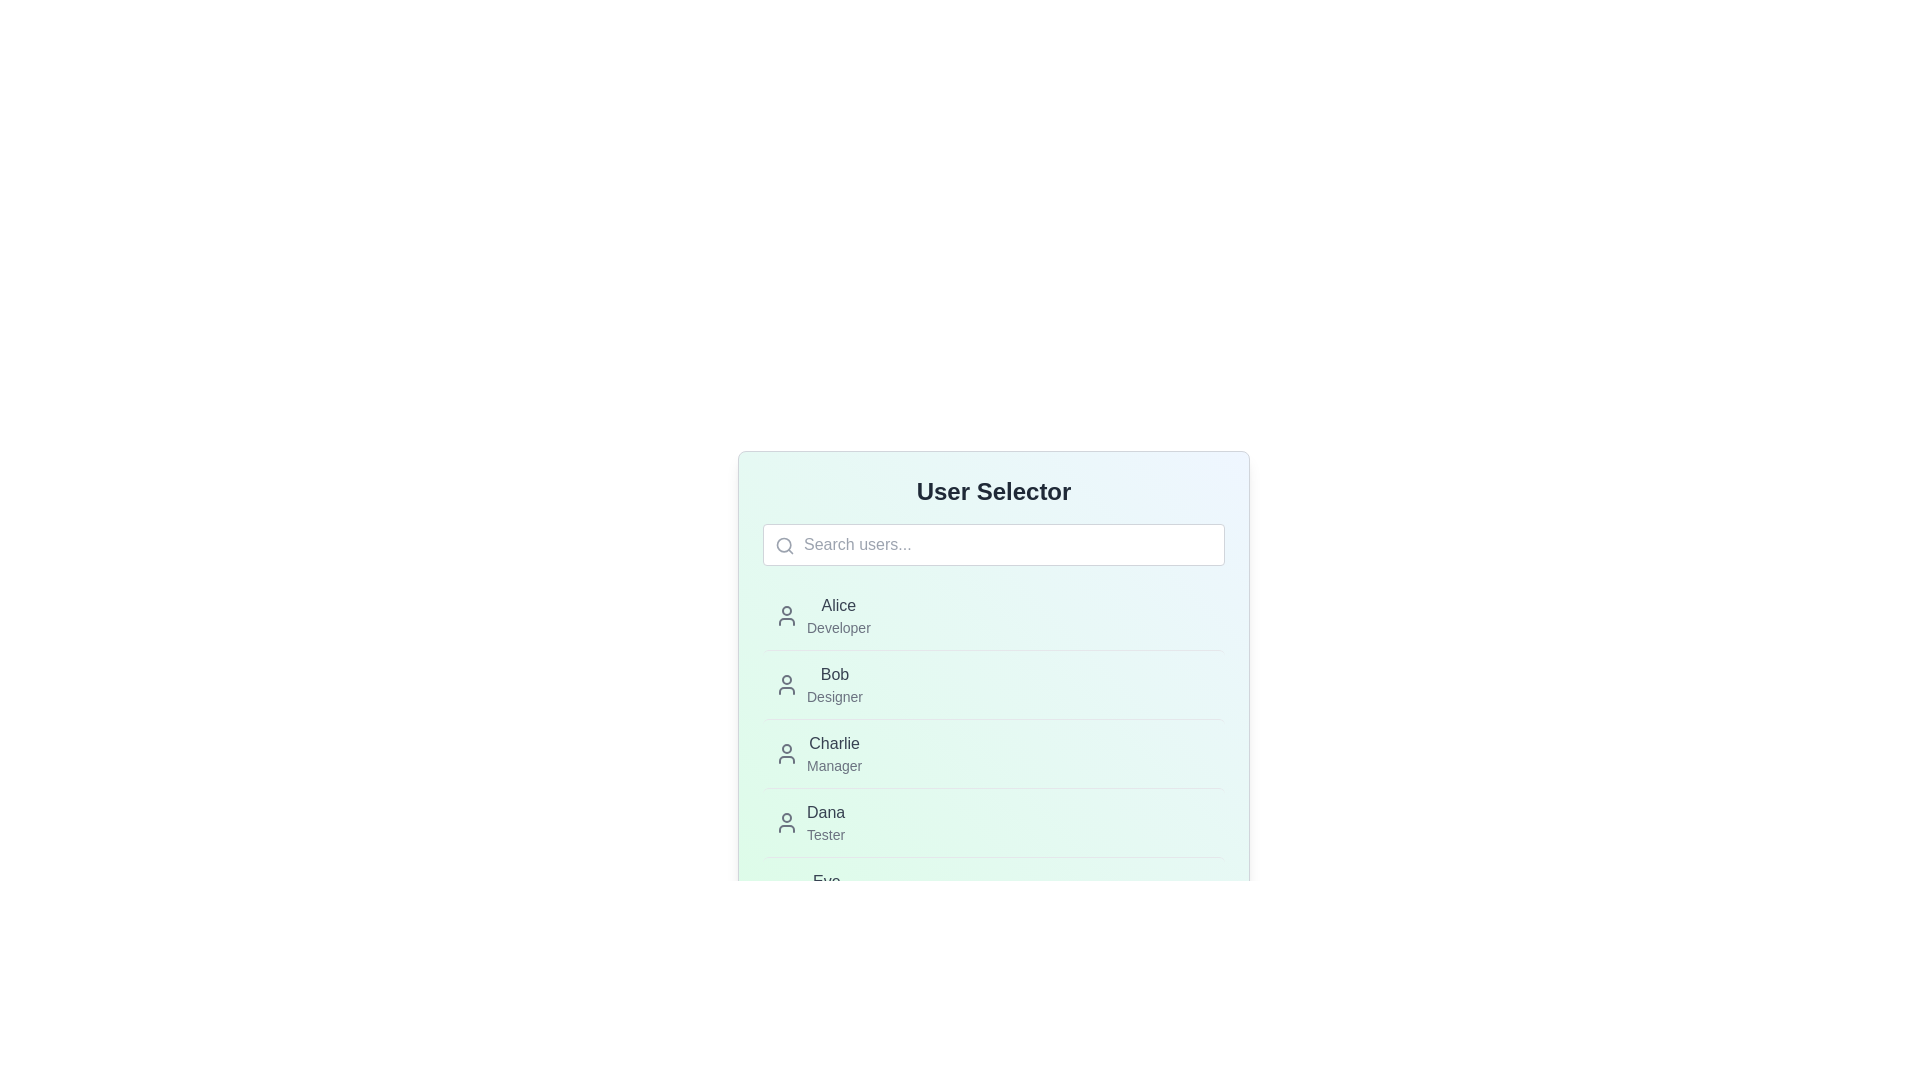 The height and width of the screenshot is (1080, 1920). I want to click on the second row of the user selection list labeled 'Bob Designer', so click(993, 682).